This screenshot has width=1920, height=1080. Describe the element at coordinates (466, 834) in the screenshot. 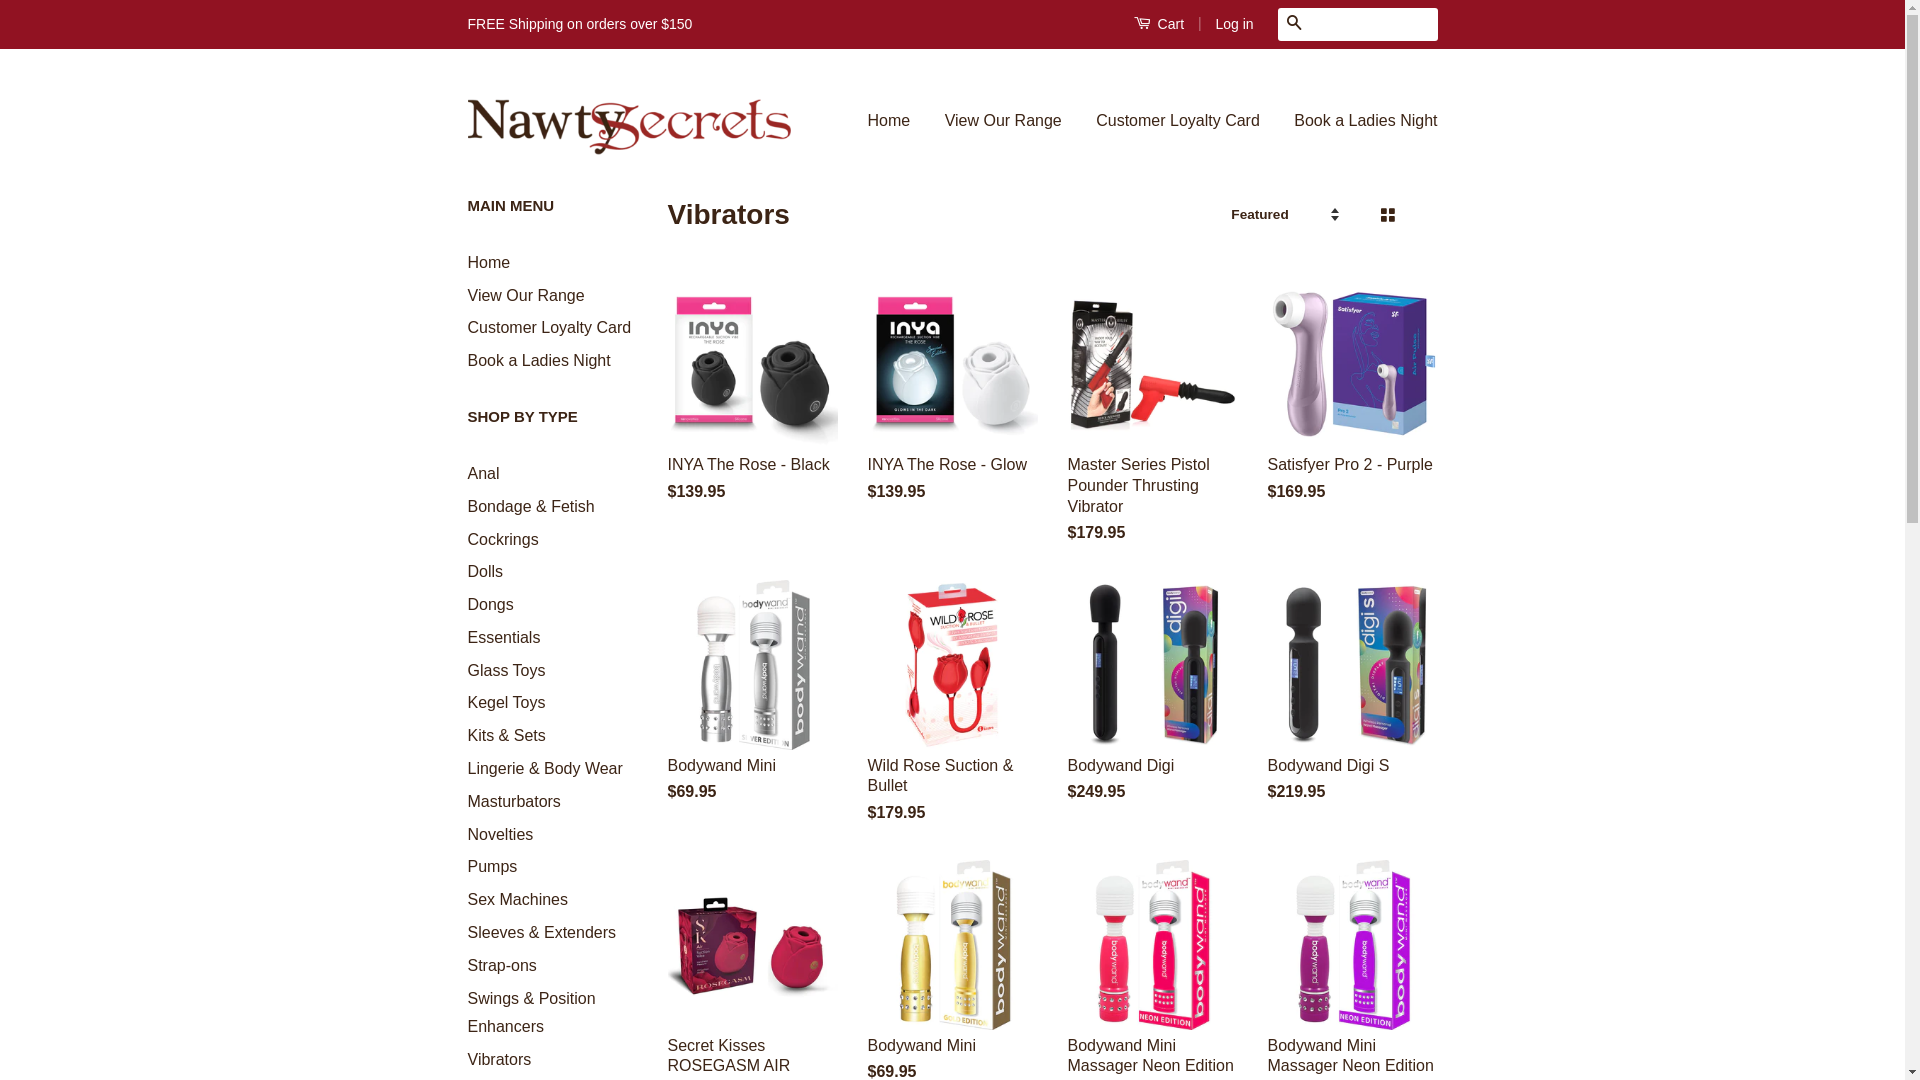

I see `'Novelties'` at that location.